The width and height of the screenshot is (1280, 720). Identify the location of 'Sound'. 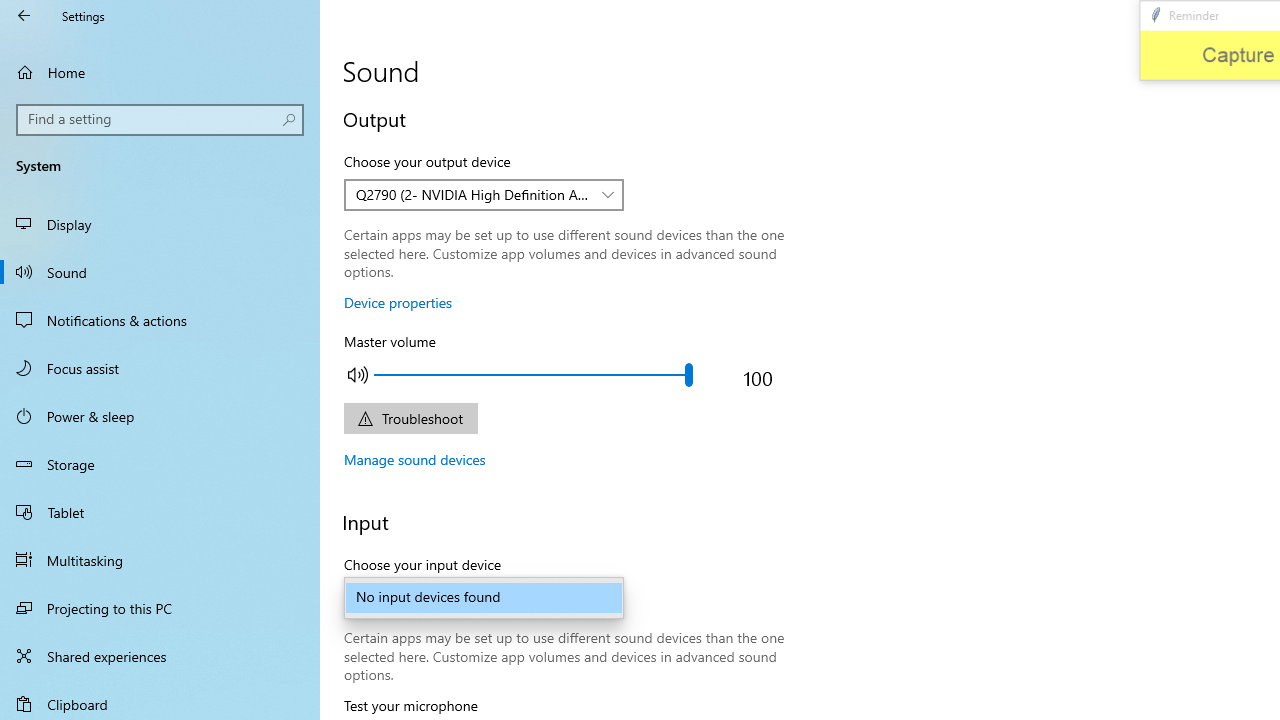
(160, 271).